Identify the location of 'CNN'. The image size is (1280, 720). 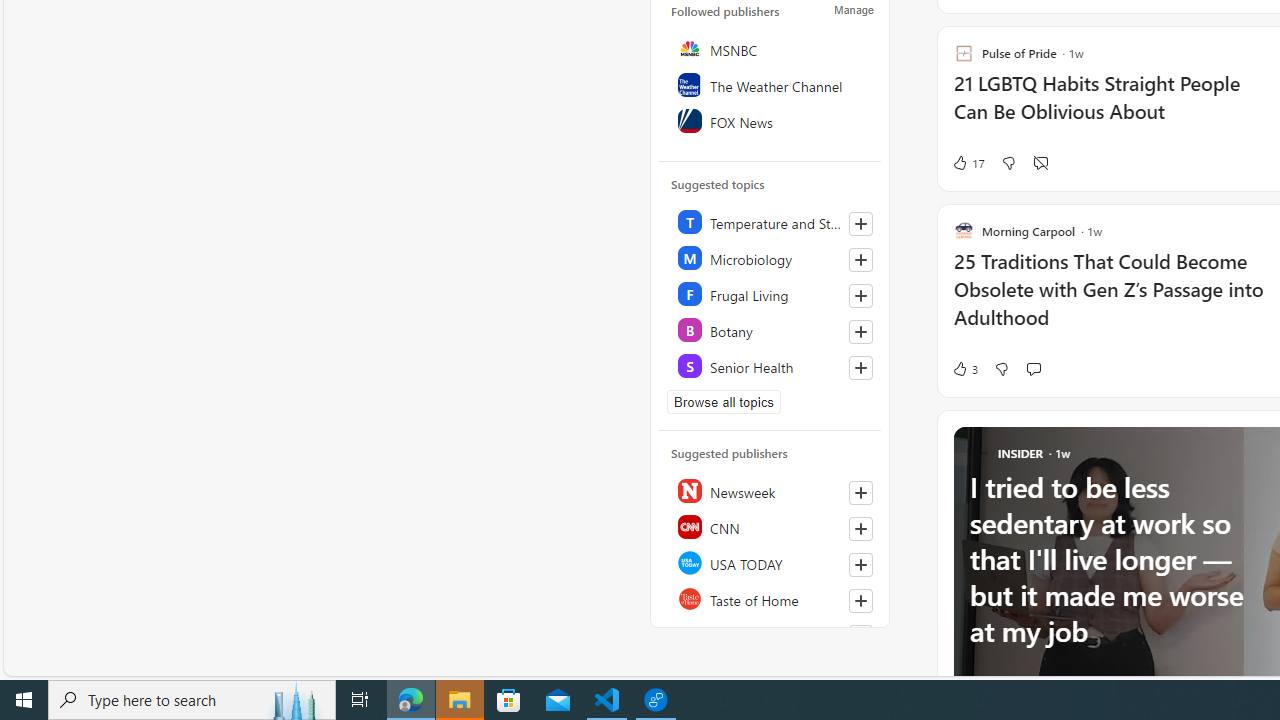
(770, 526).